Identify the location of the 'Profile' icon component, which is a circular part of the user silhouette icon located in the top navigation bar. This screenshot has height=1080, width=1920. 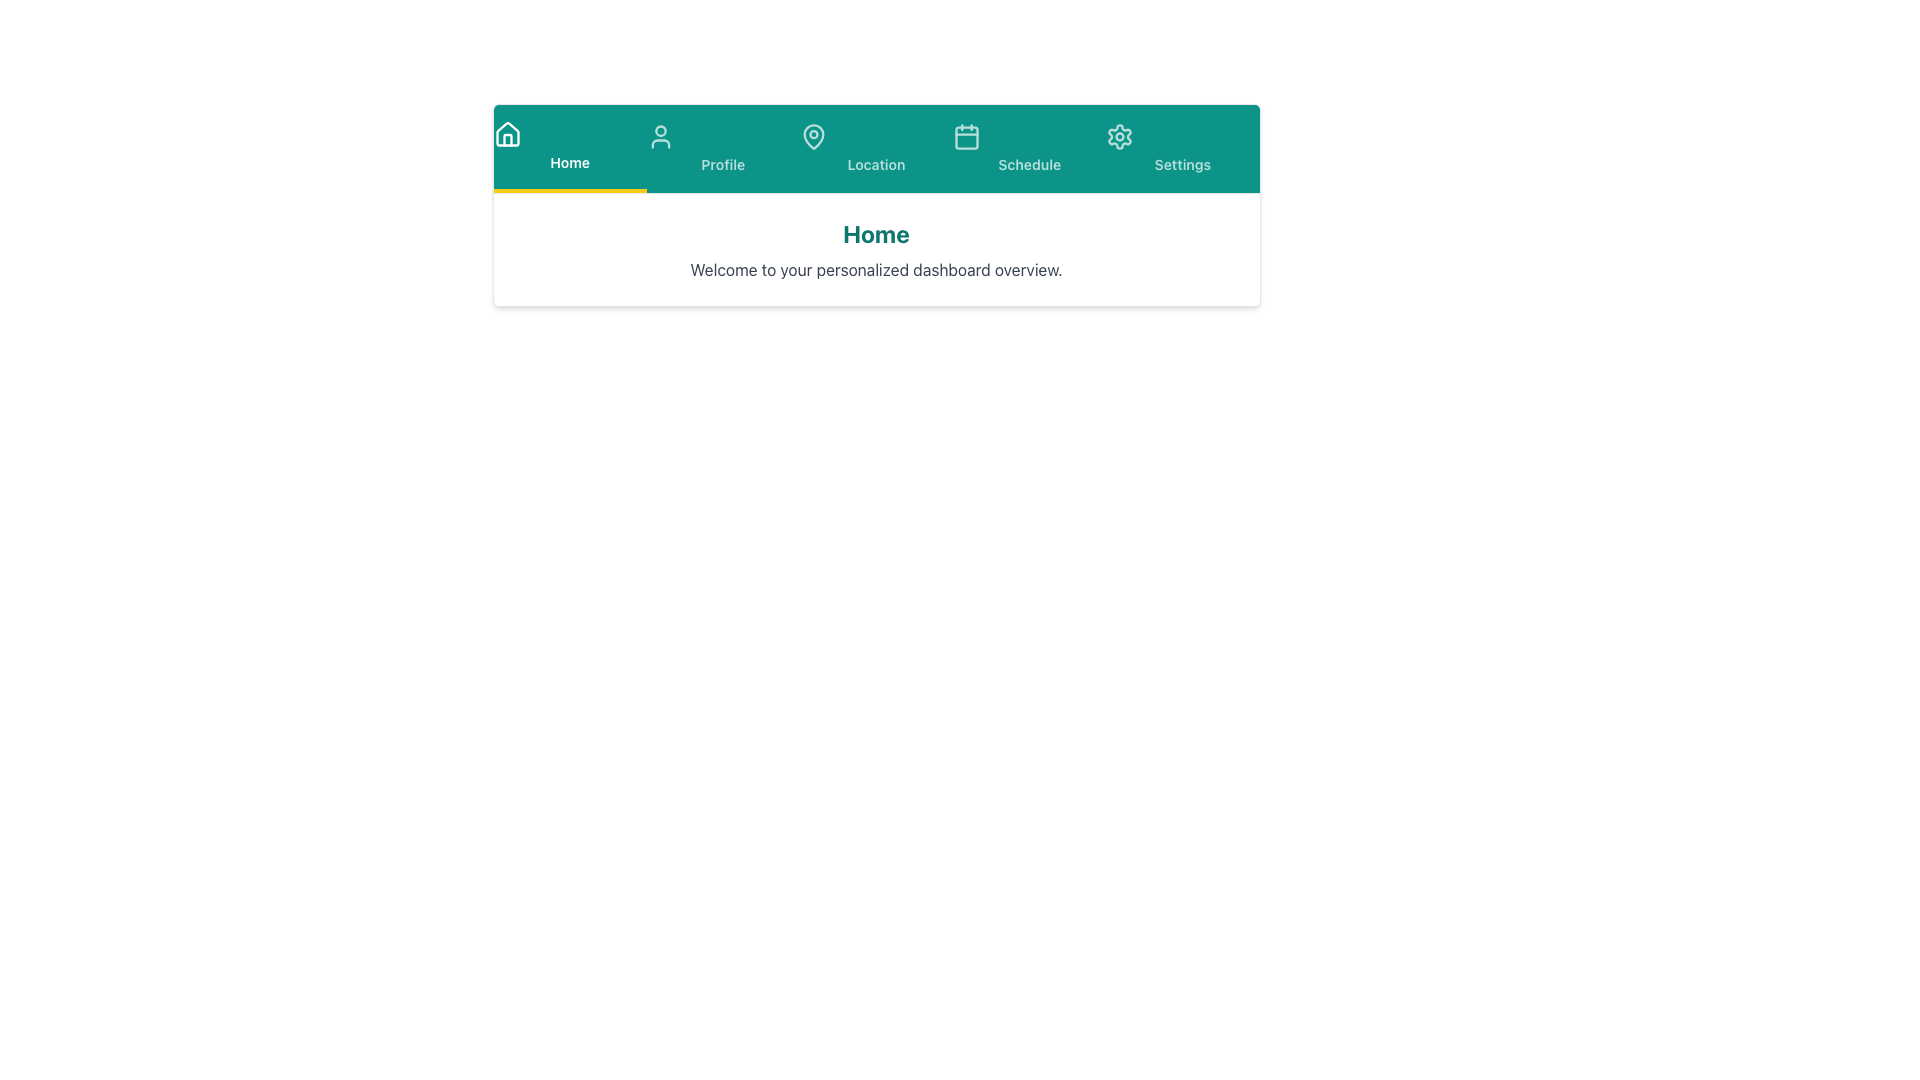
(660, 131).